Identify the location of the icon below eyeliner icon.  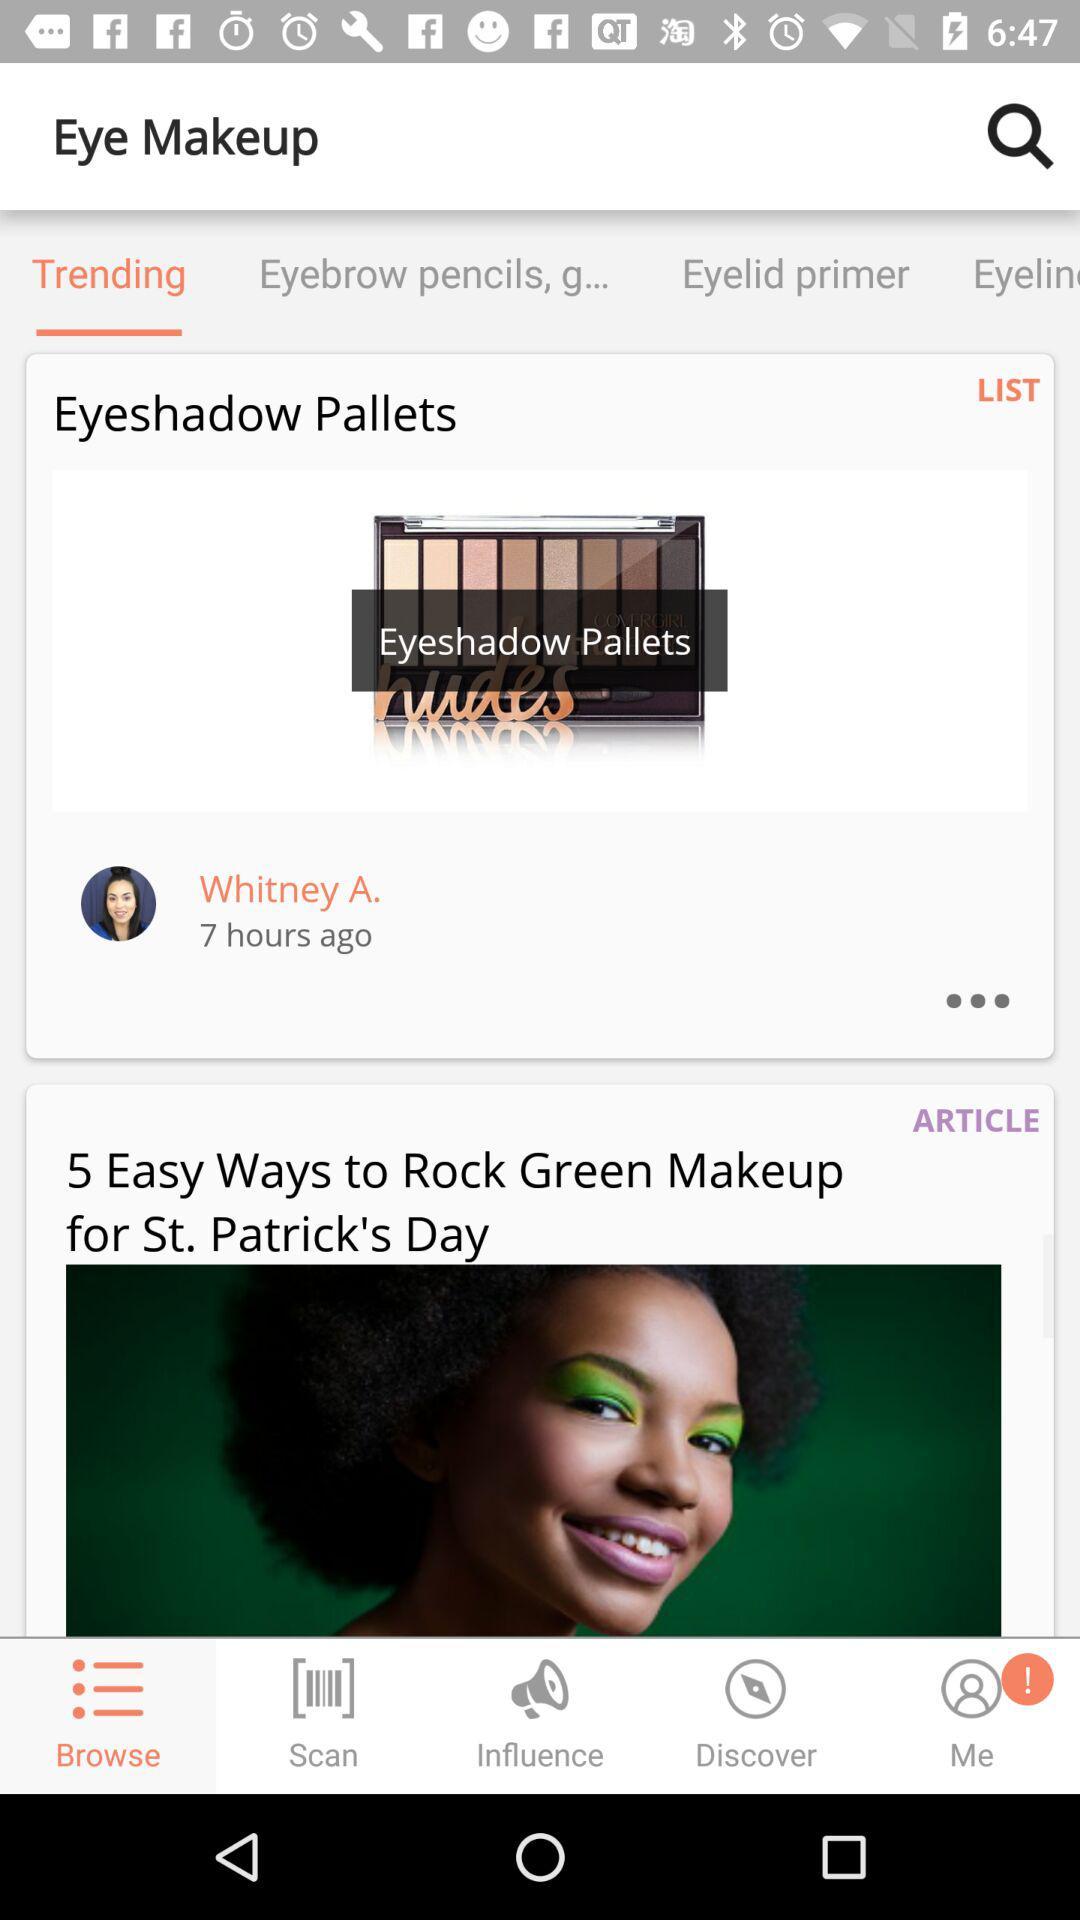
(1008, 389).